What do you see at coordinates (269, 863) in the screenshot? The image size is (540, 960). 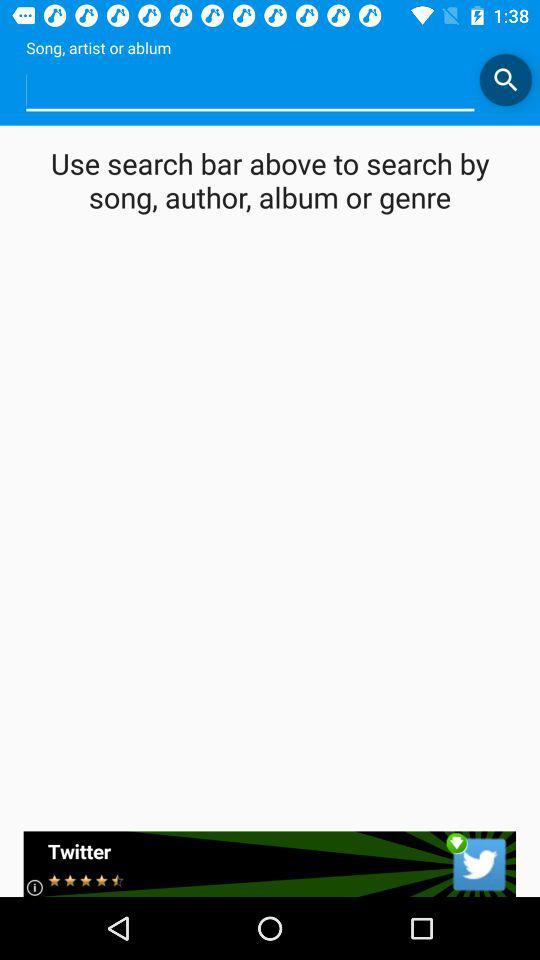 I see `twitter` at bounding box center [269, 863].